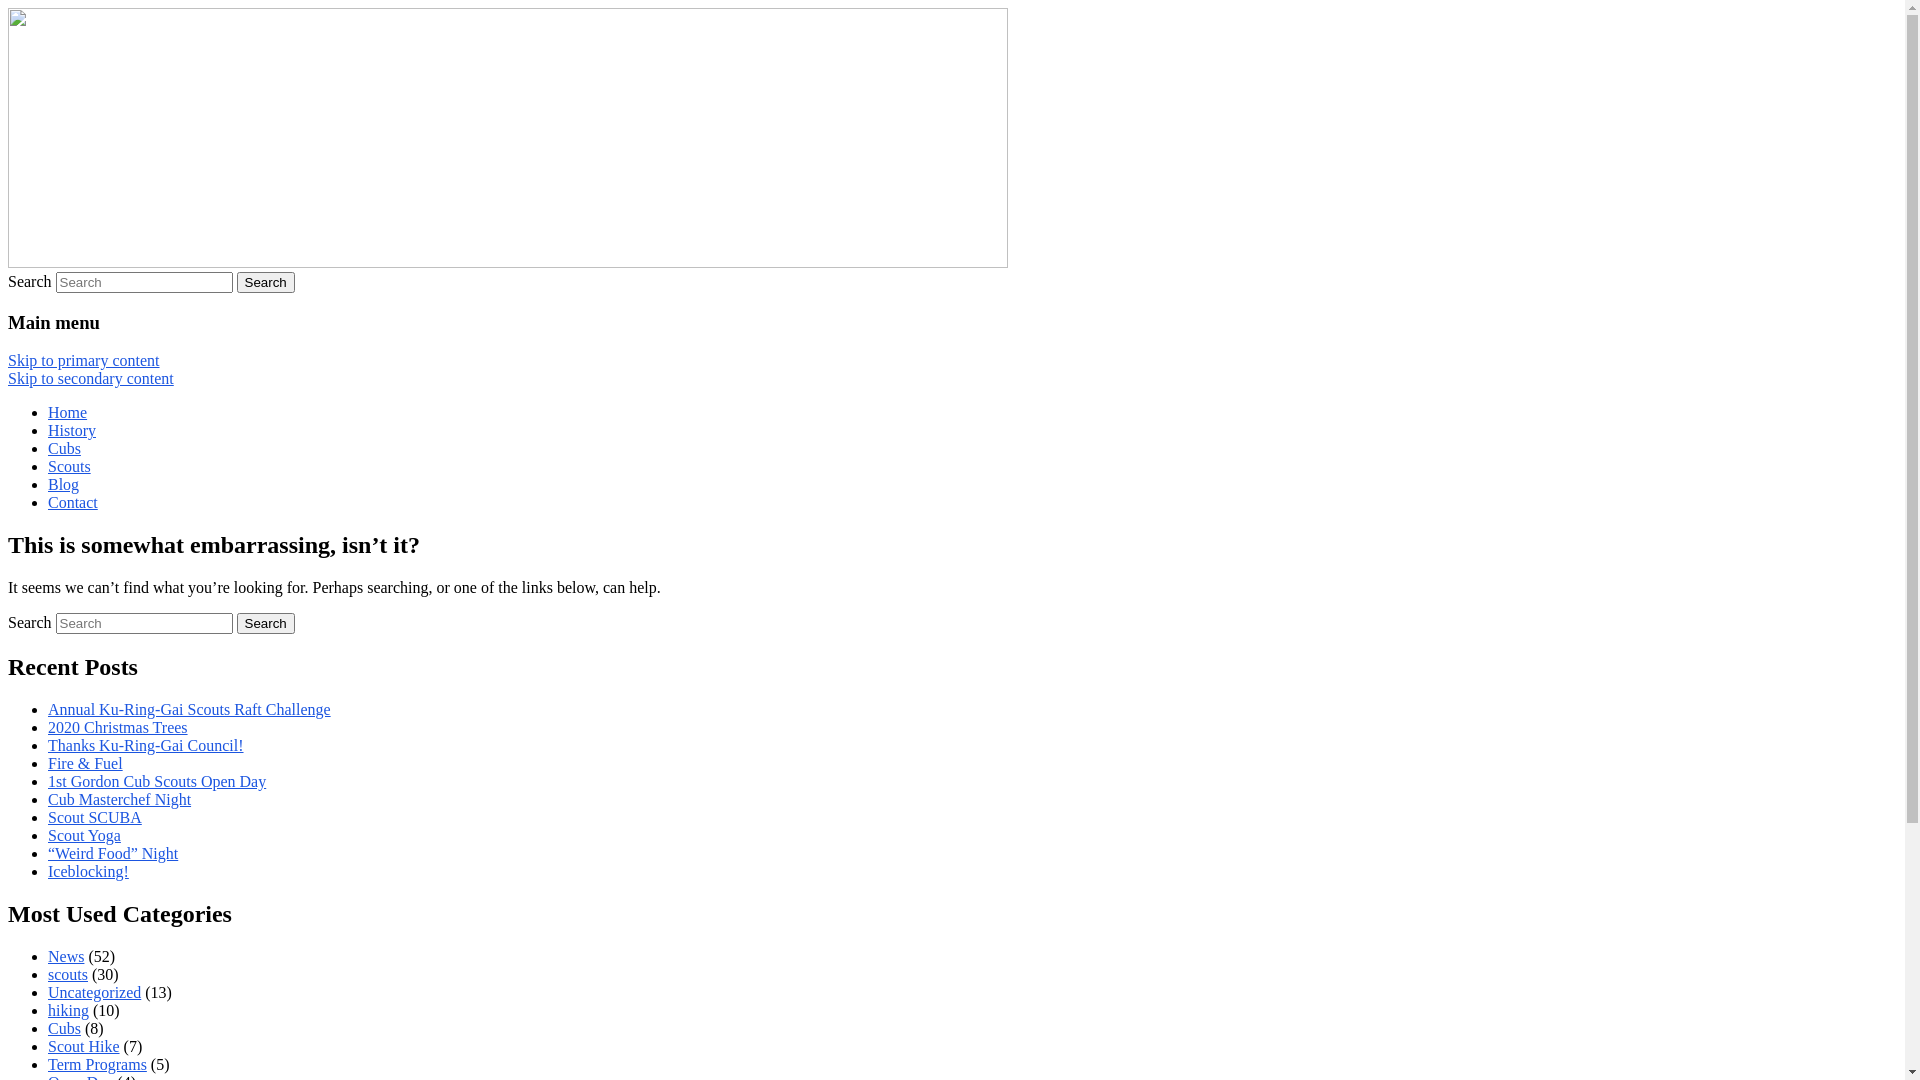 Image resolution: width=1920 pixels, height=1080 pixels. I want to click on 'Scout Hike', so click(82, 1045).